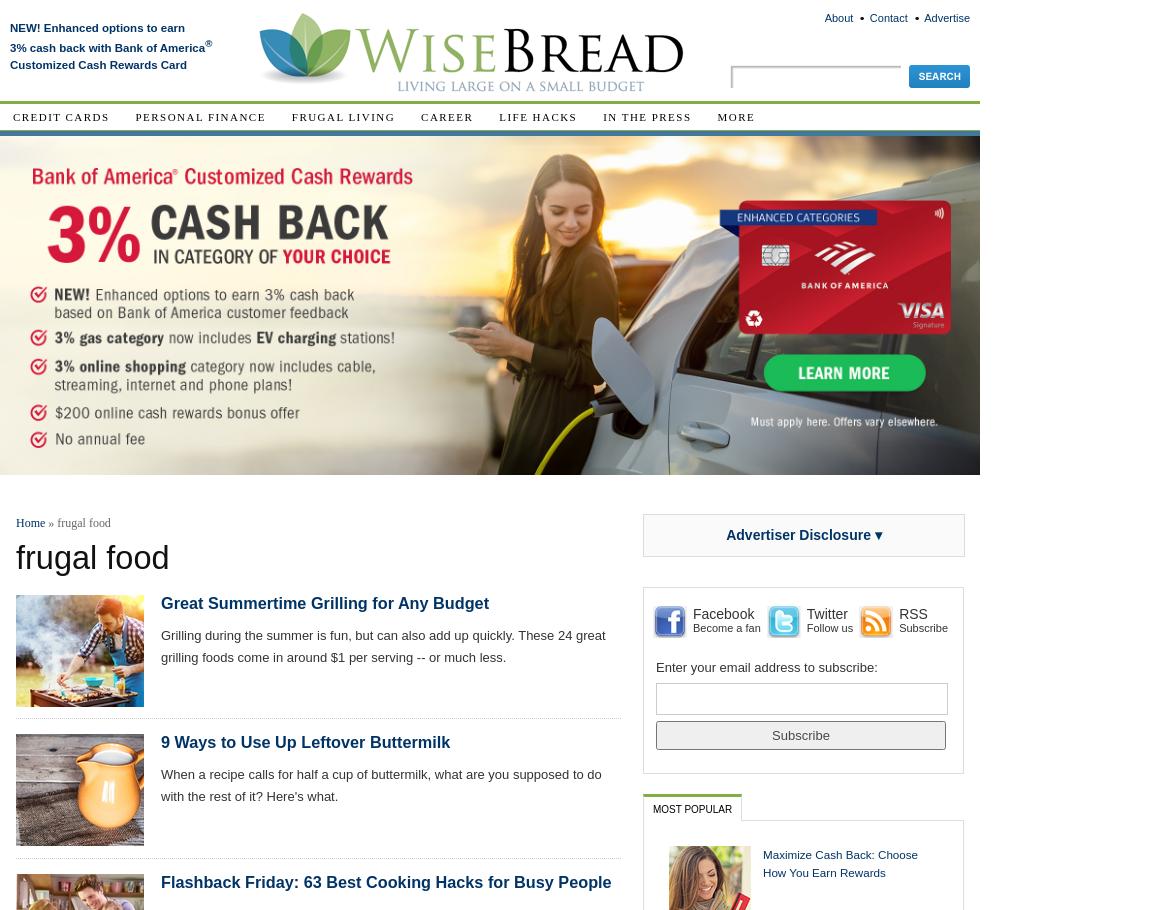  Describe the element at coordinates (97, 64) in the screenshot. I see `'Customized Cash Rewards Card'` at that location.